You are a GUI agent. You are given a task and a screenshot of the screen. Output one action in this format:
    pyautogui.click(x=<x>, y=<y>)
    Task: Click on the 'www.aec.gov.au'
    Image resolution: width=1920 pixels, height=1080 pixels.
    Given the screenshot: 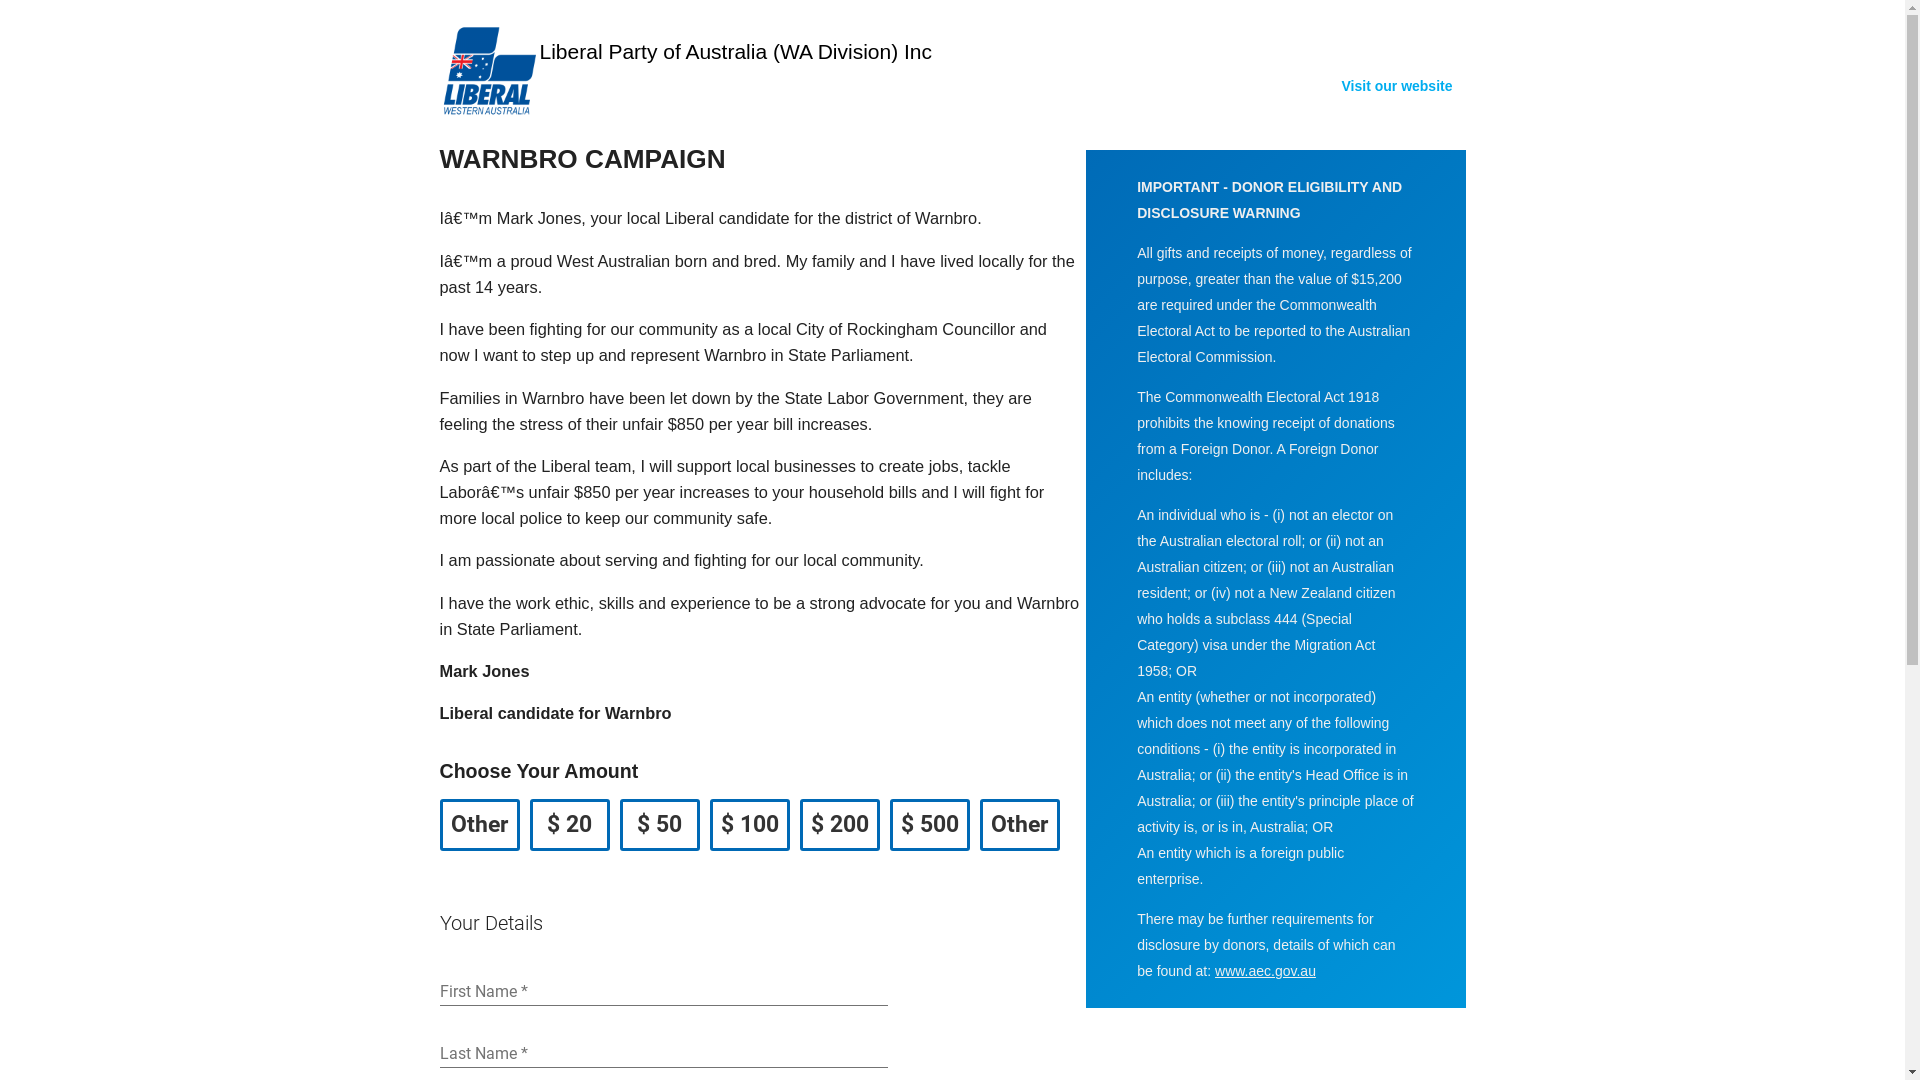 What is the action you would take?
    pyautogui.click(x=1264, y=970)
    